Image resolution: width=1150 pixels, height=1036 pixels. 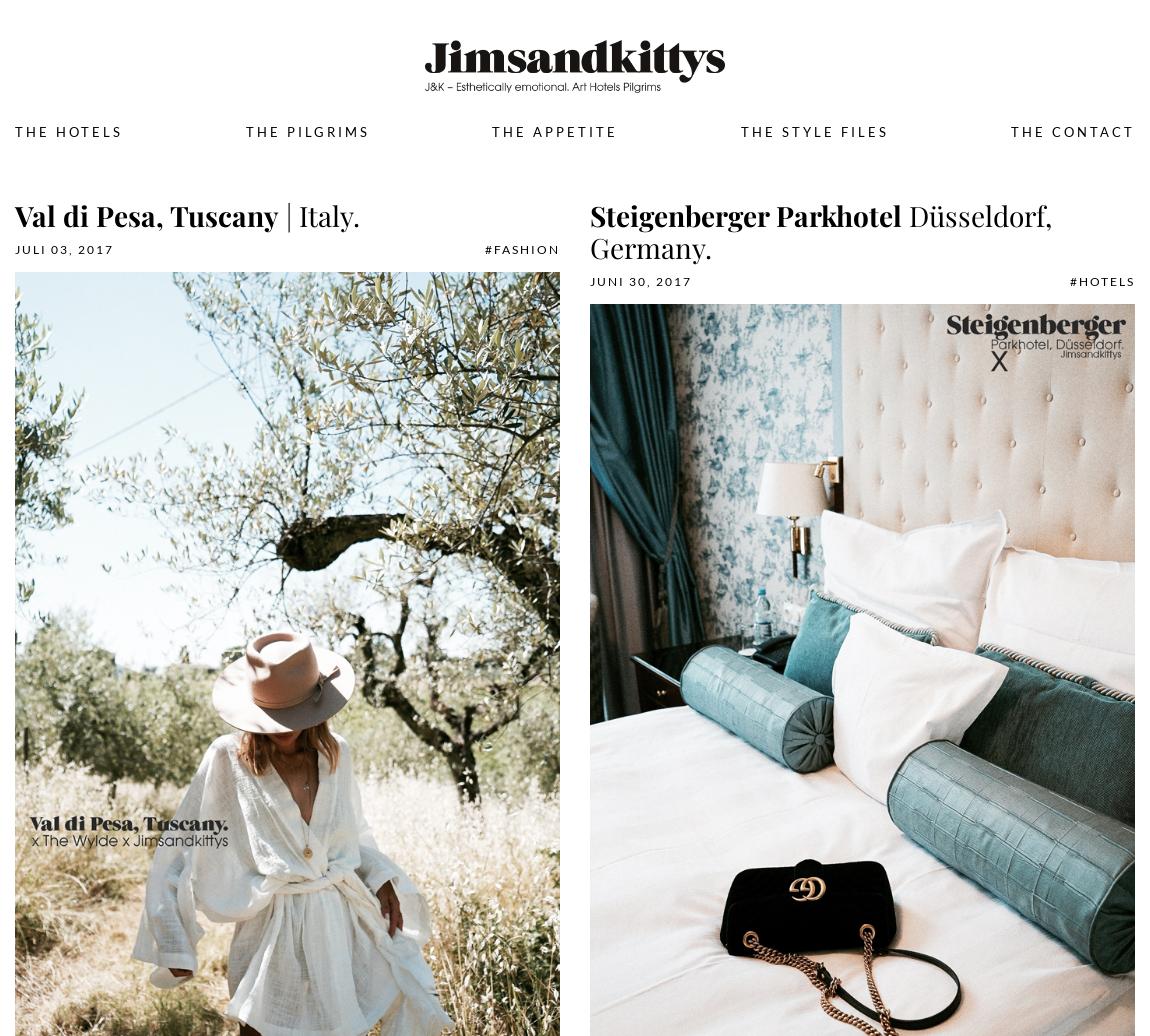 What do you see at coordinates (1010, 130) in the screenshot?
I see `'The Contact'` at bounding box center [1010, 130].